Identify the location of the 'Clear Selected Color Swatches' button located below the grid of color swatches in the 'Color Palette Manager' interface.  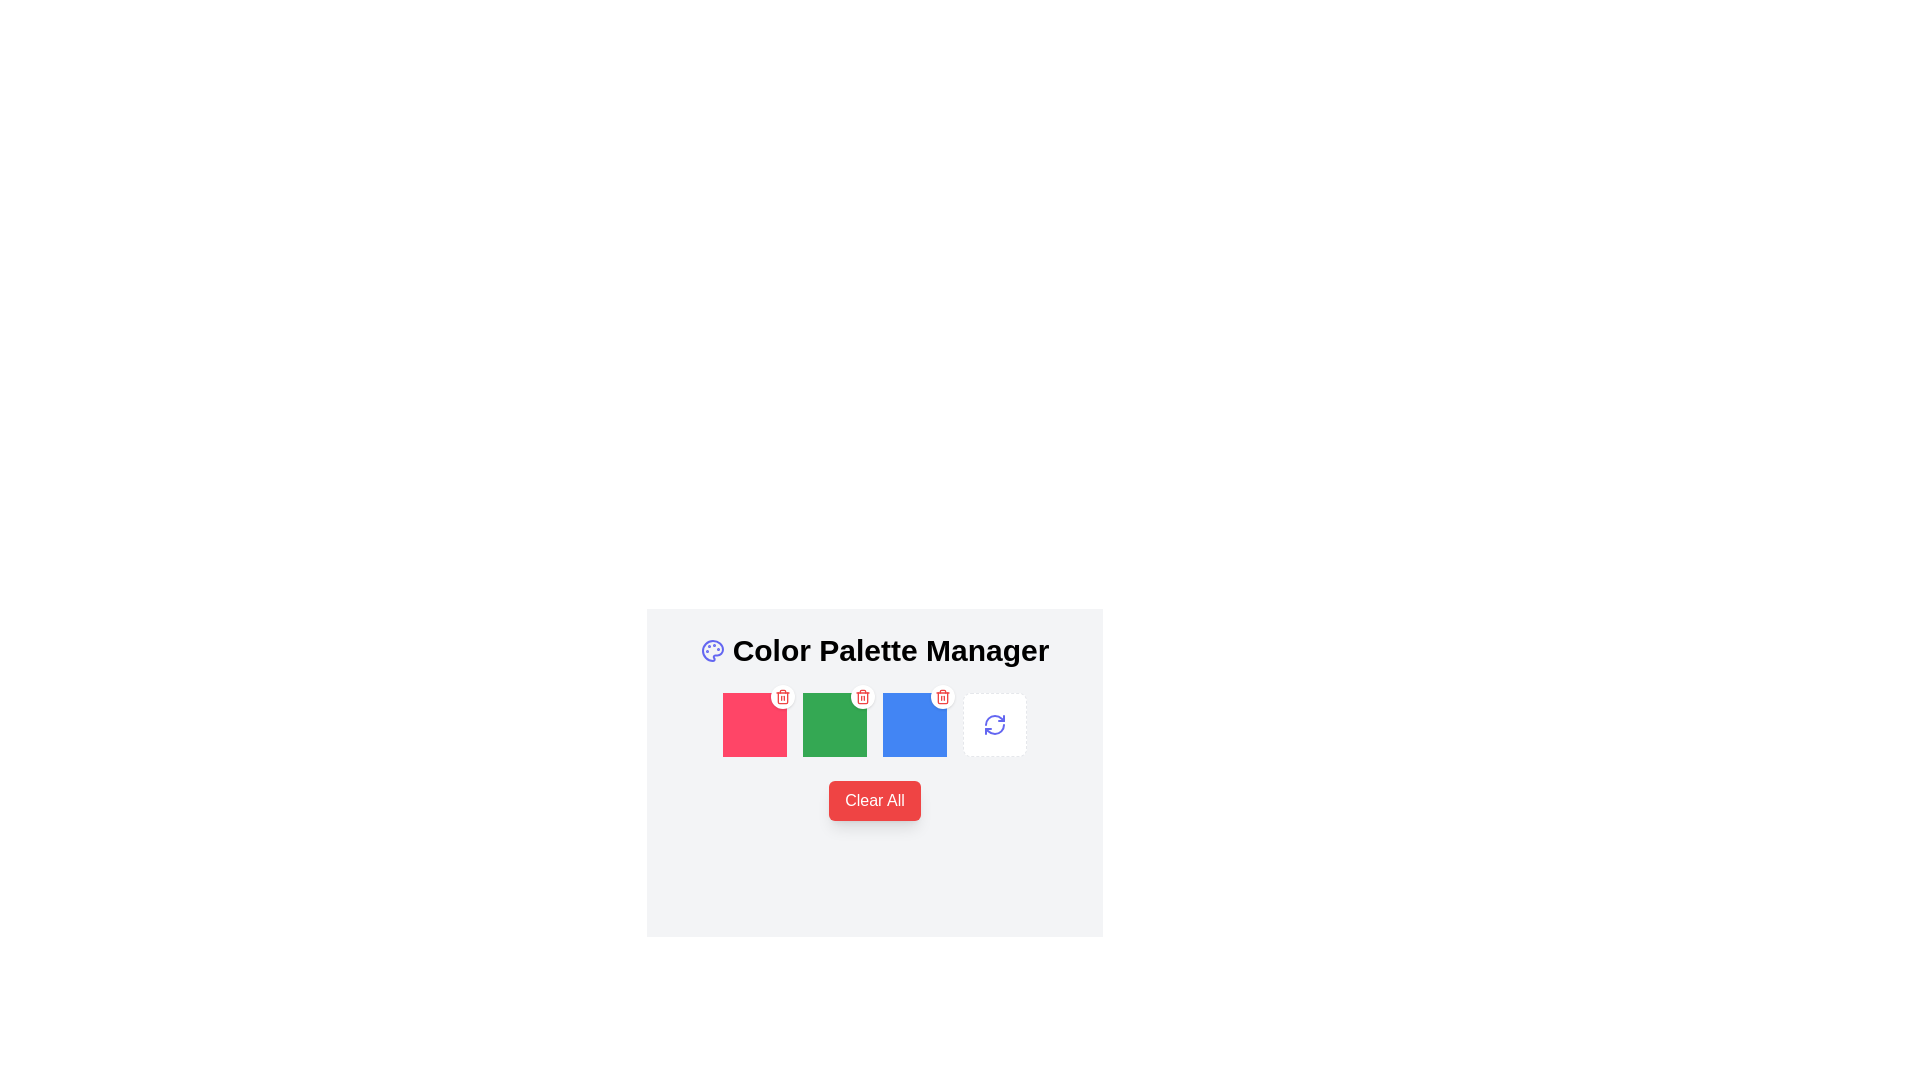
(874, 800).